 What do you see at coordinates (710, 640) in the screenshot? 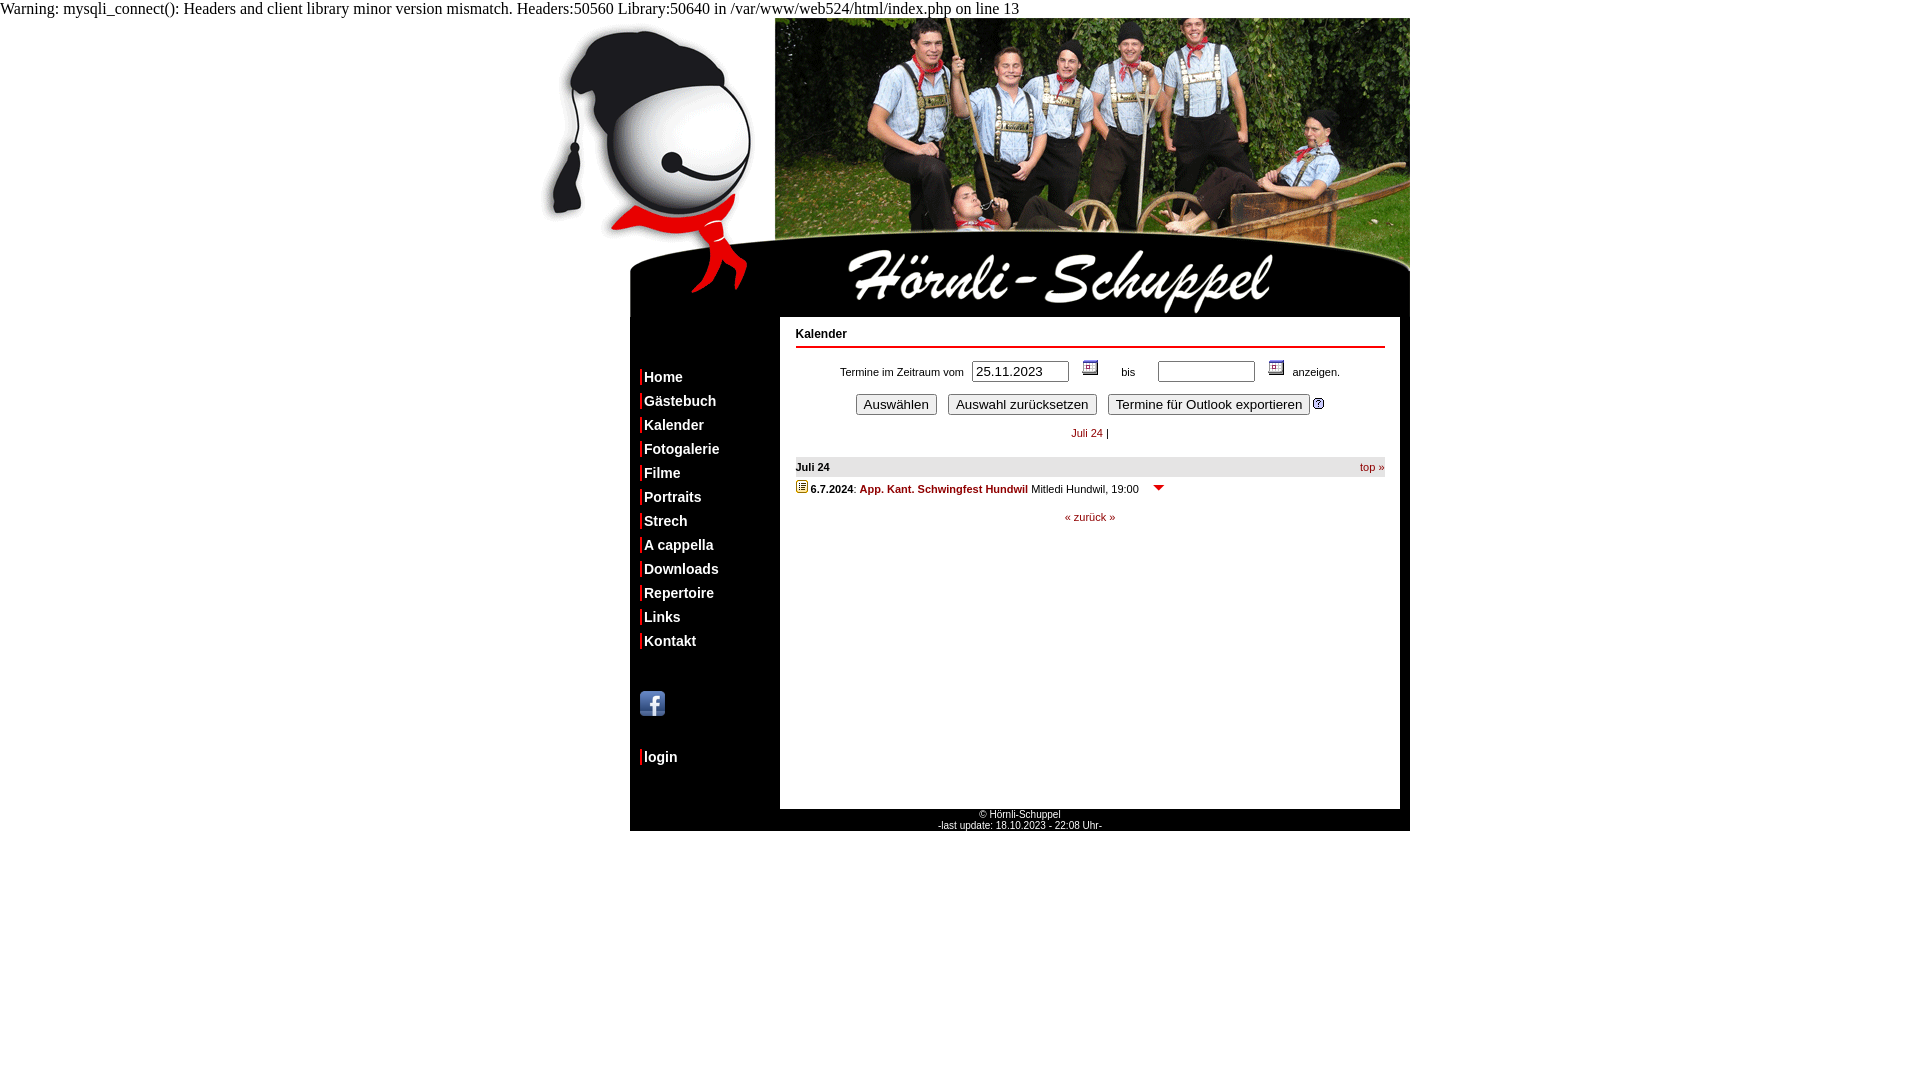
I see `'Kontakt'` at bounding box center [710, 640].